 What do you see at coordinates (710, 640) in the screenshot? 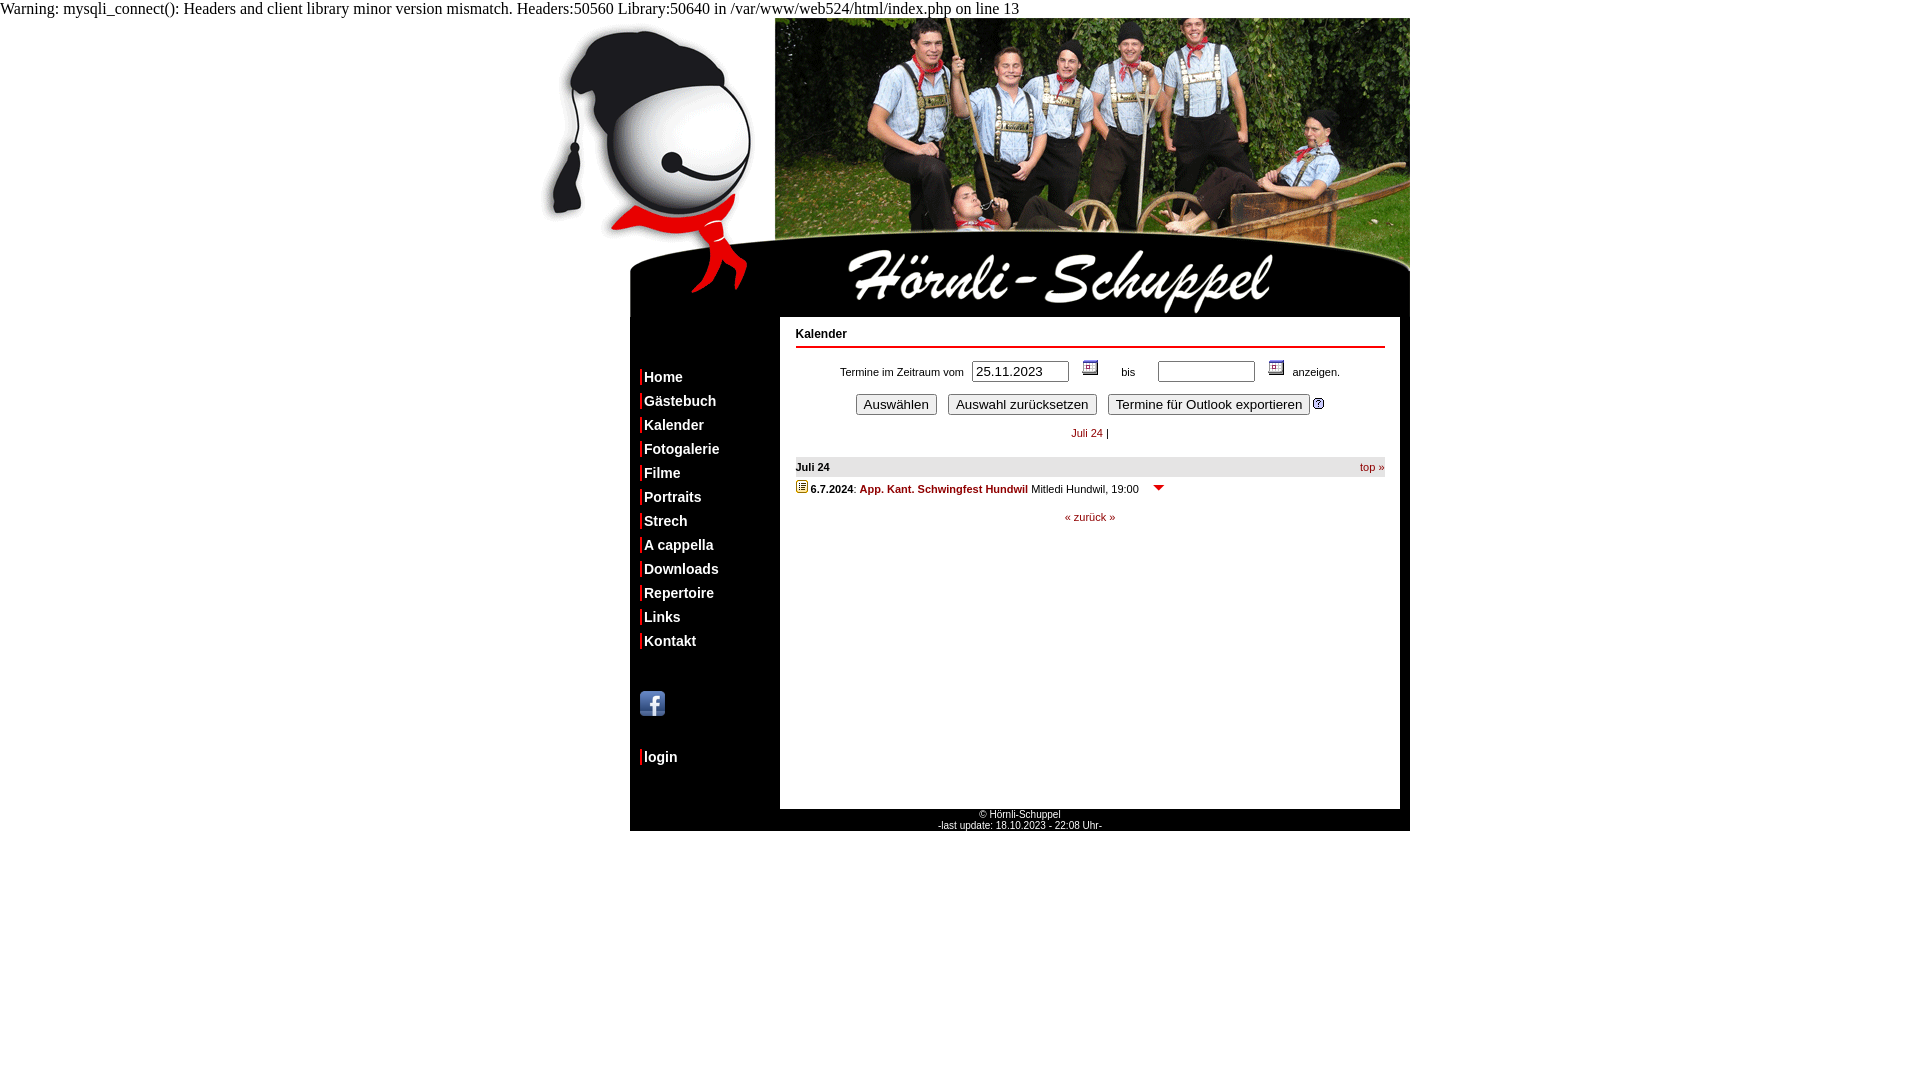
I see `'Kontakt'` at bounding box center [710, 640].